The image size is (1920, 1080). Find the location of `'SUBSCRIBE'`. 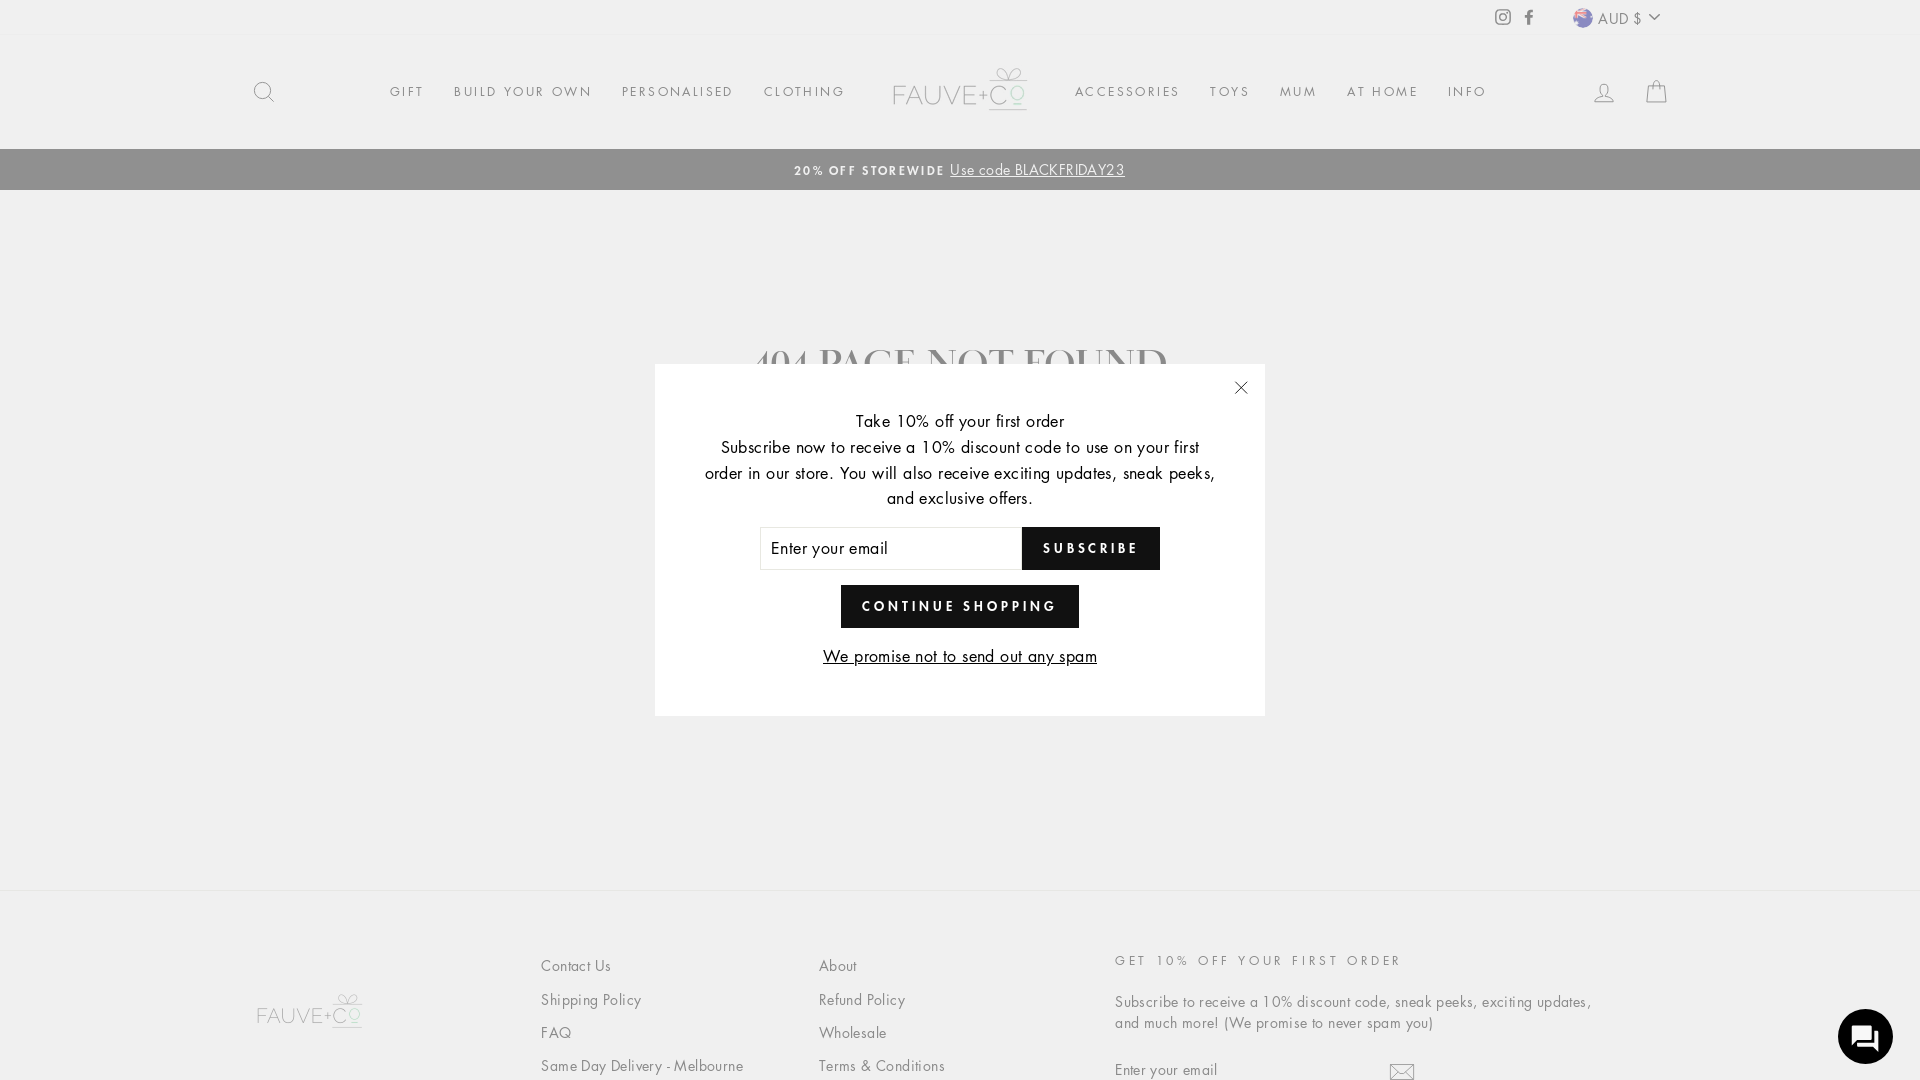

'SUBSCRIBE' is located at coordinates (1022, 548).